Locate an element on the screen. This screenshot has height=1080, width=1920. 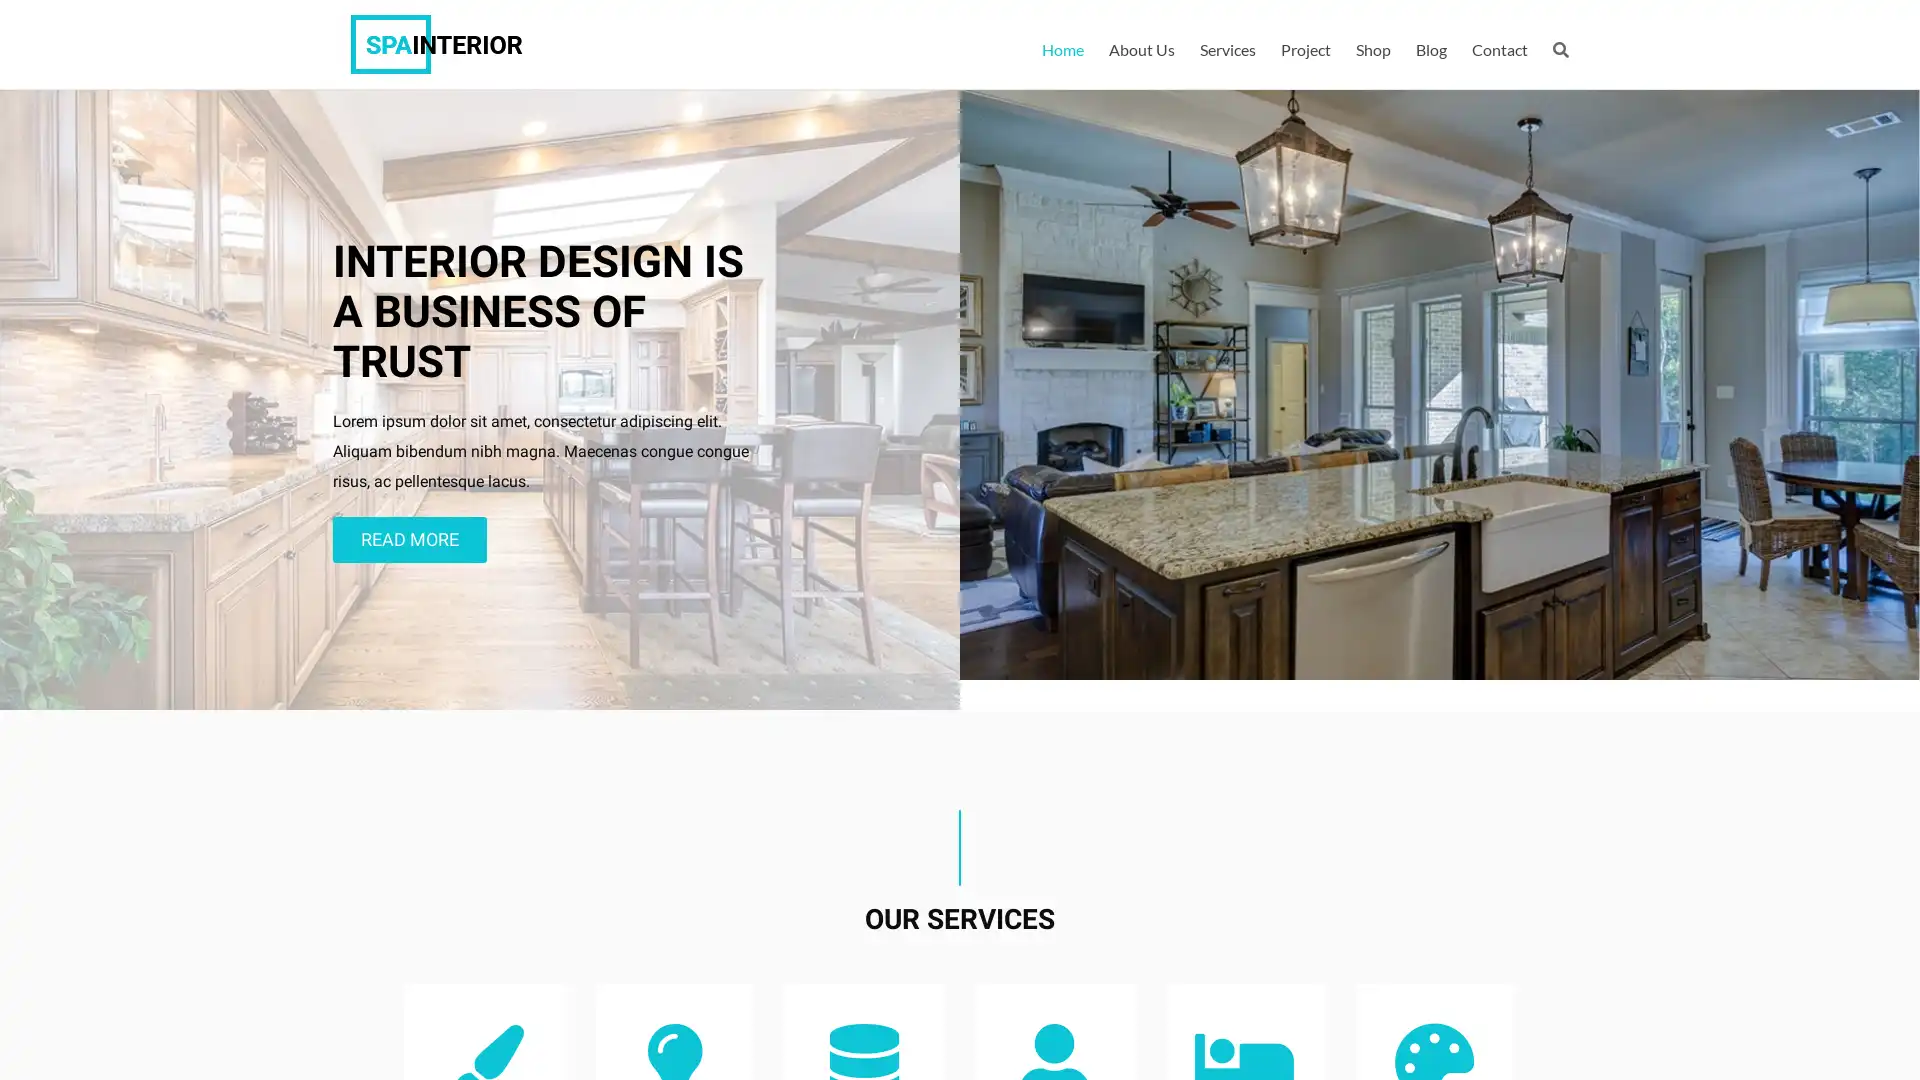
READ MORE is located at coordinates (408, 540).